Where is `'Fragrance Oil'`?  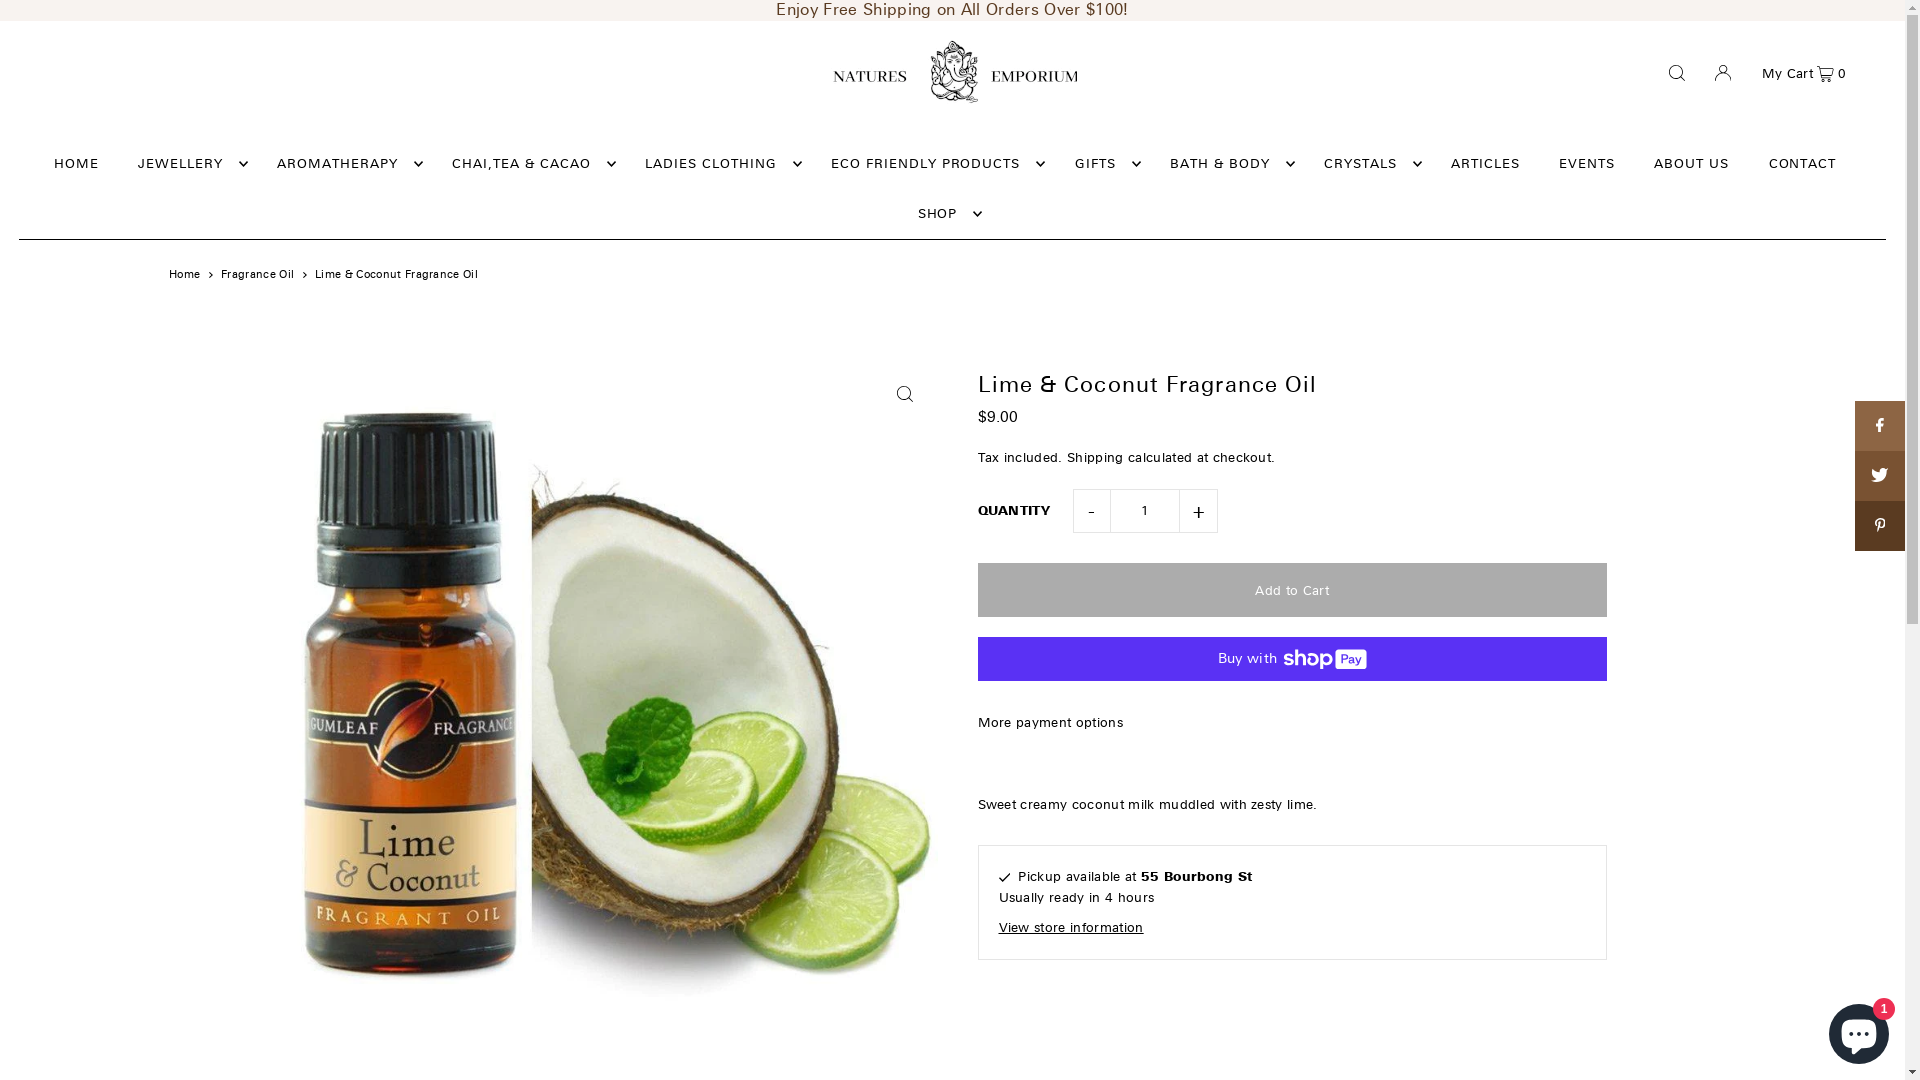 'Fragrance Oil' is located at coordinates (256, 274).